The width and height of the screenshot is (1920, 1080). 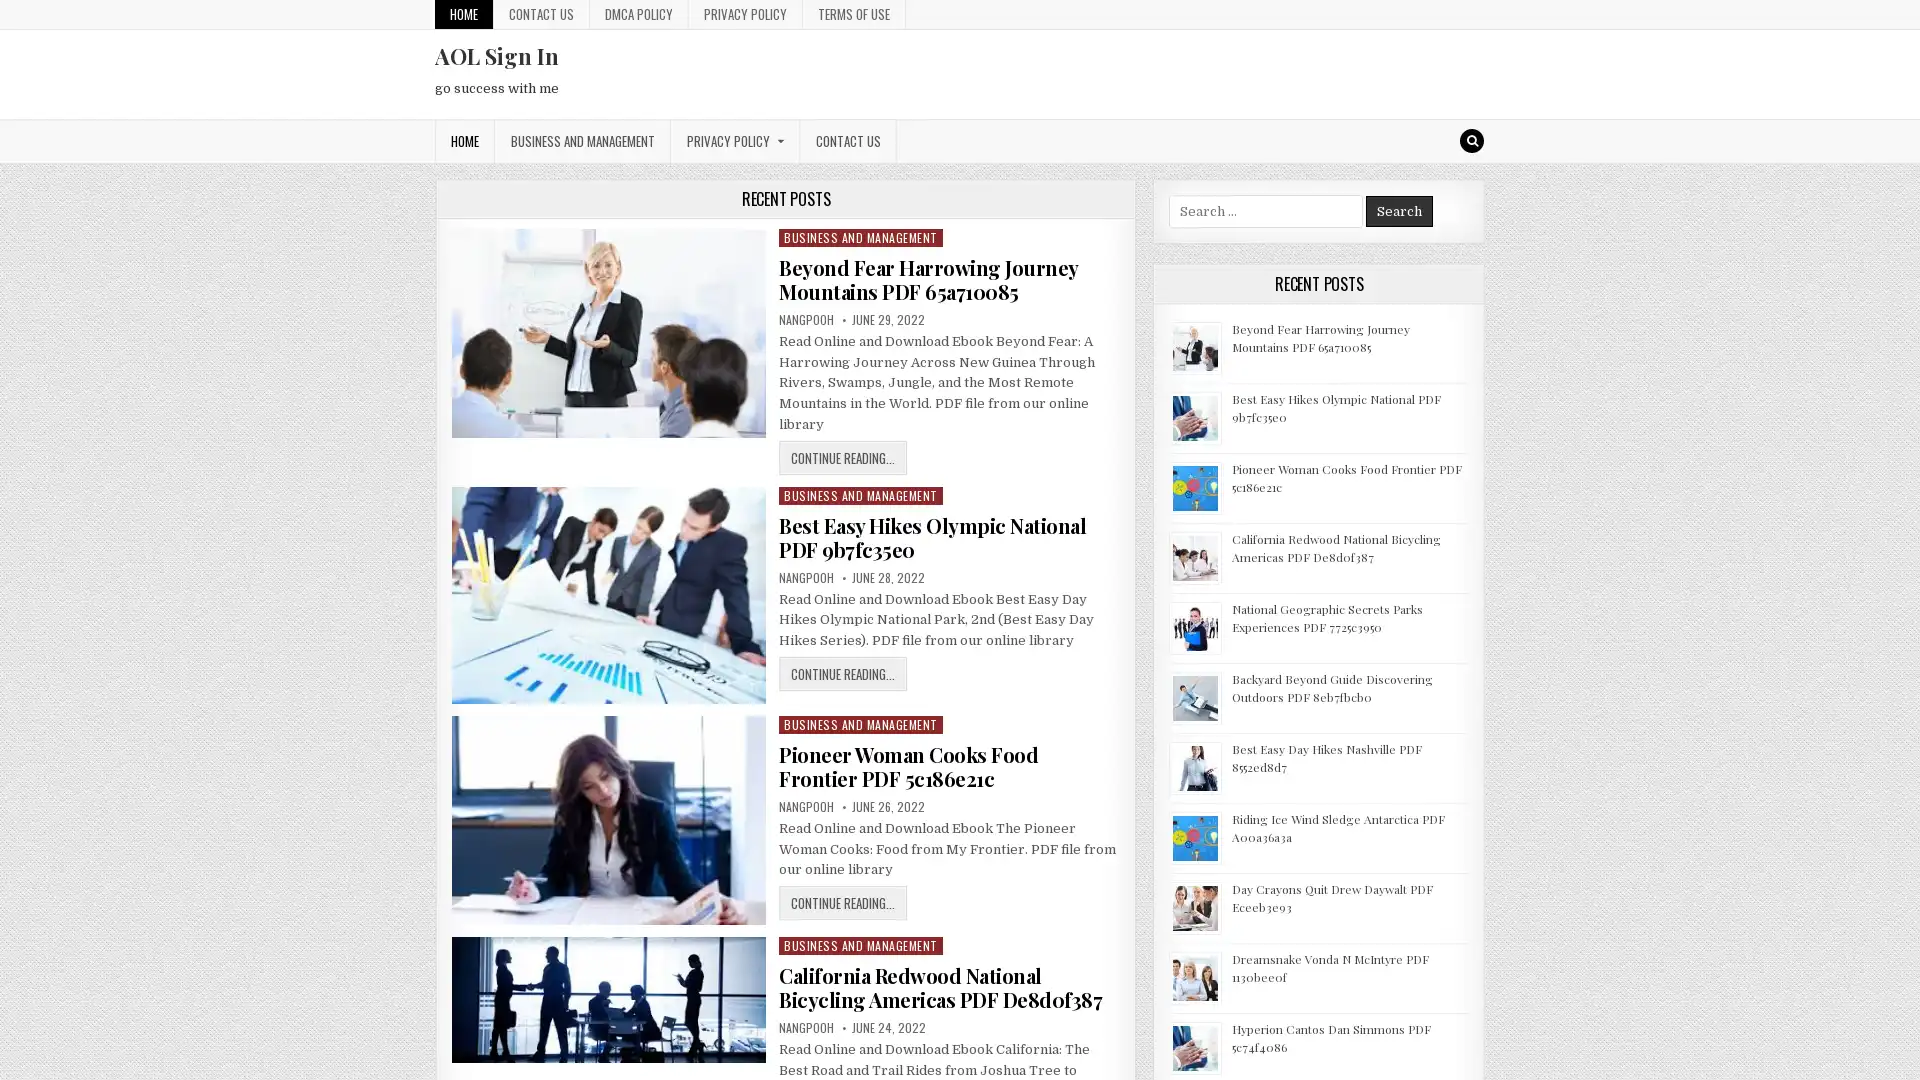 I want to click on Search, so click(x=1398, y=211).